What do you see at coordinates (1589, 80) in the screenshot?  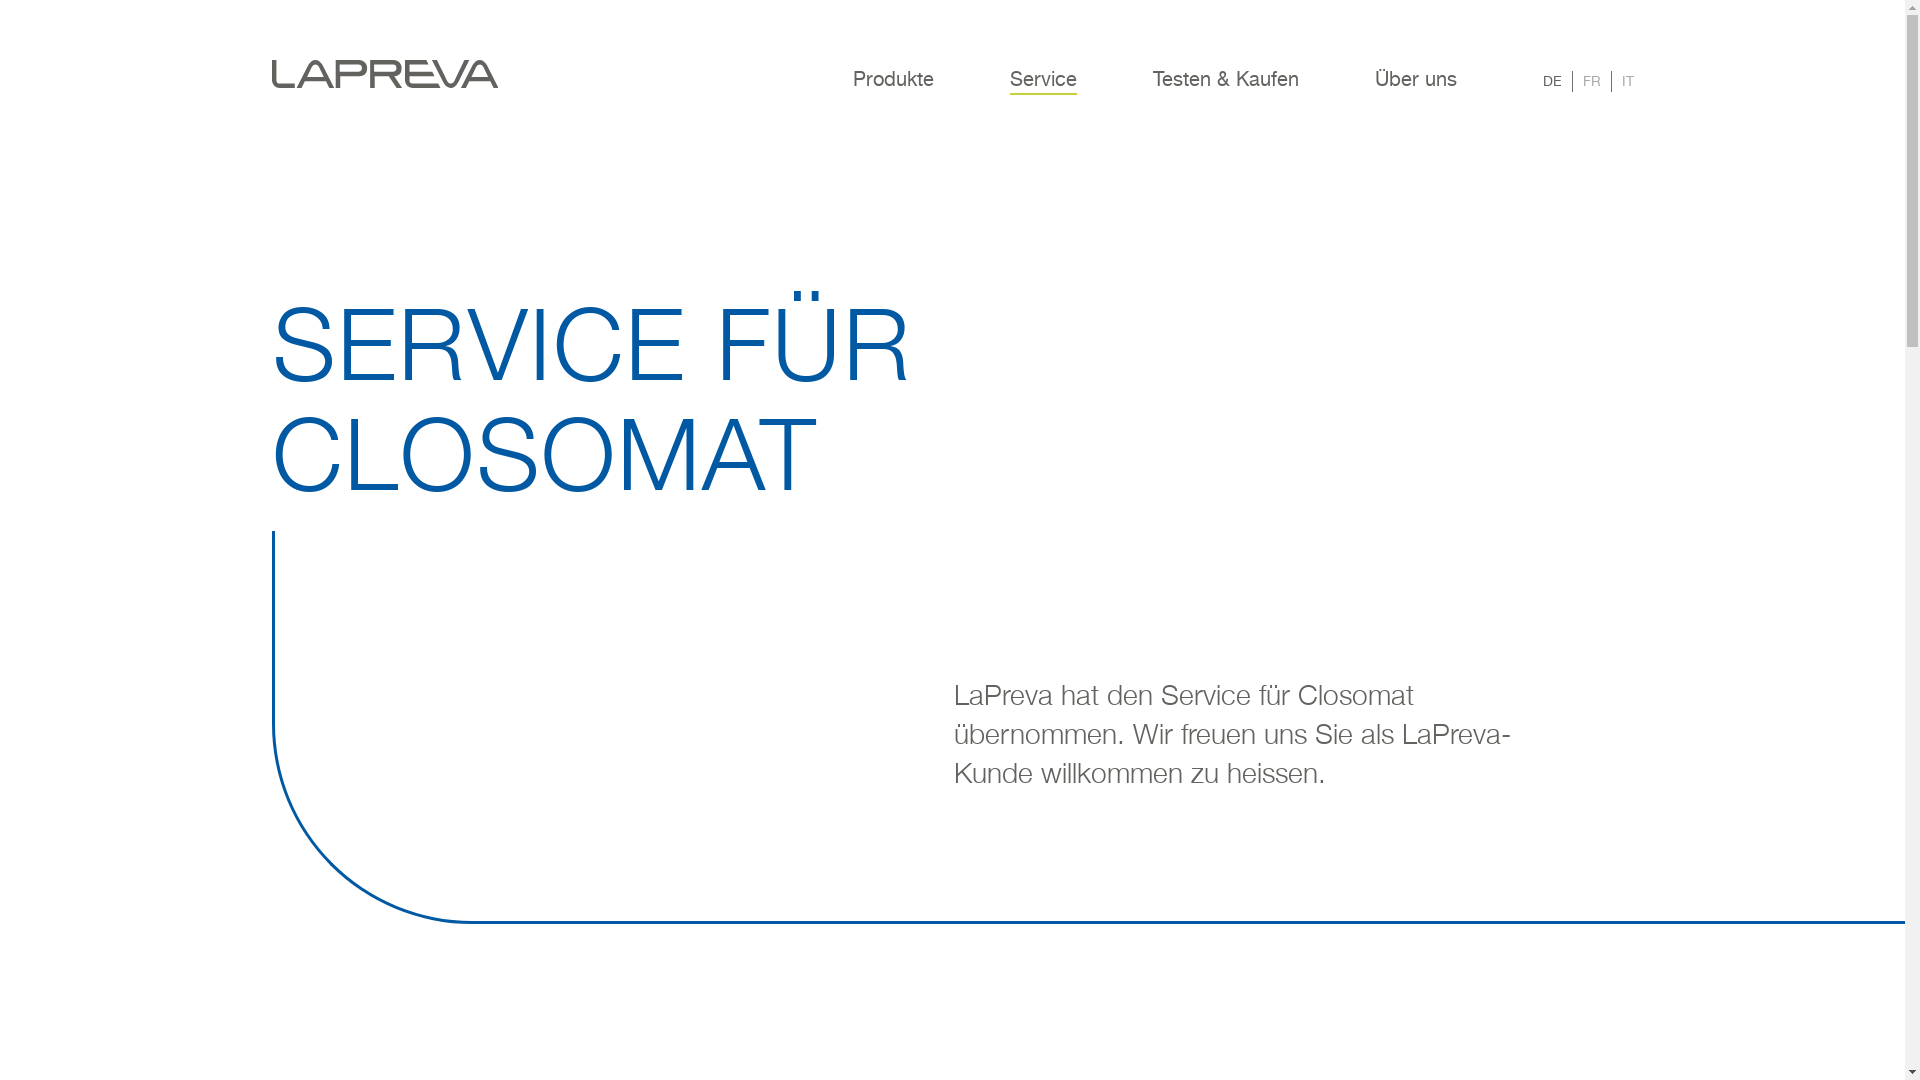 I see `'FR'` at bounding box center [1589, 80].